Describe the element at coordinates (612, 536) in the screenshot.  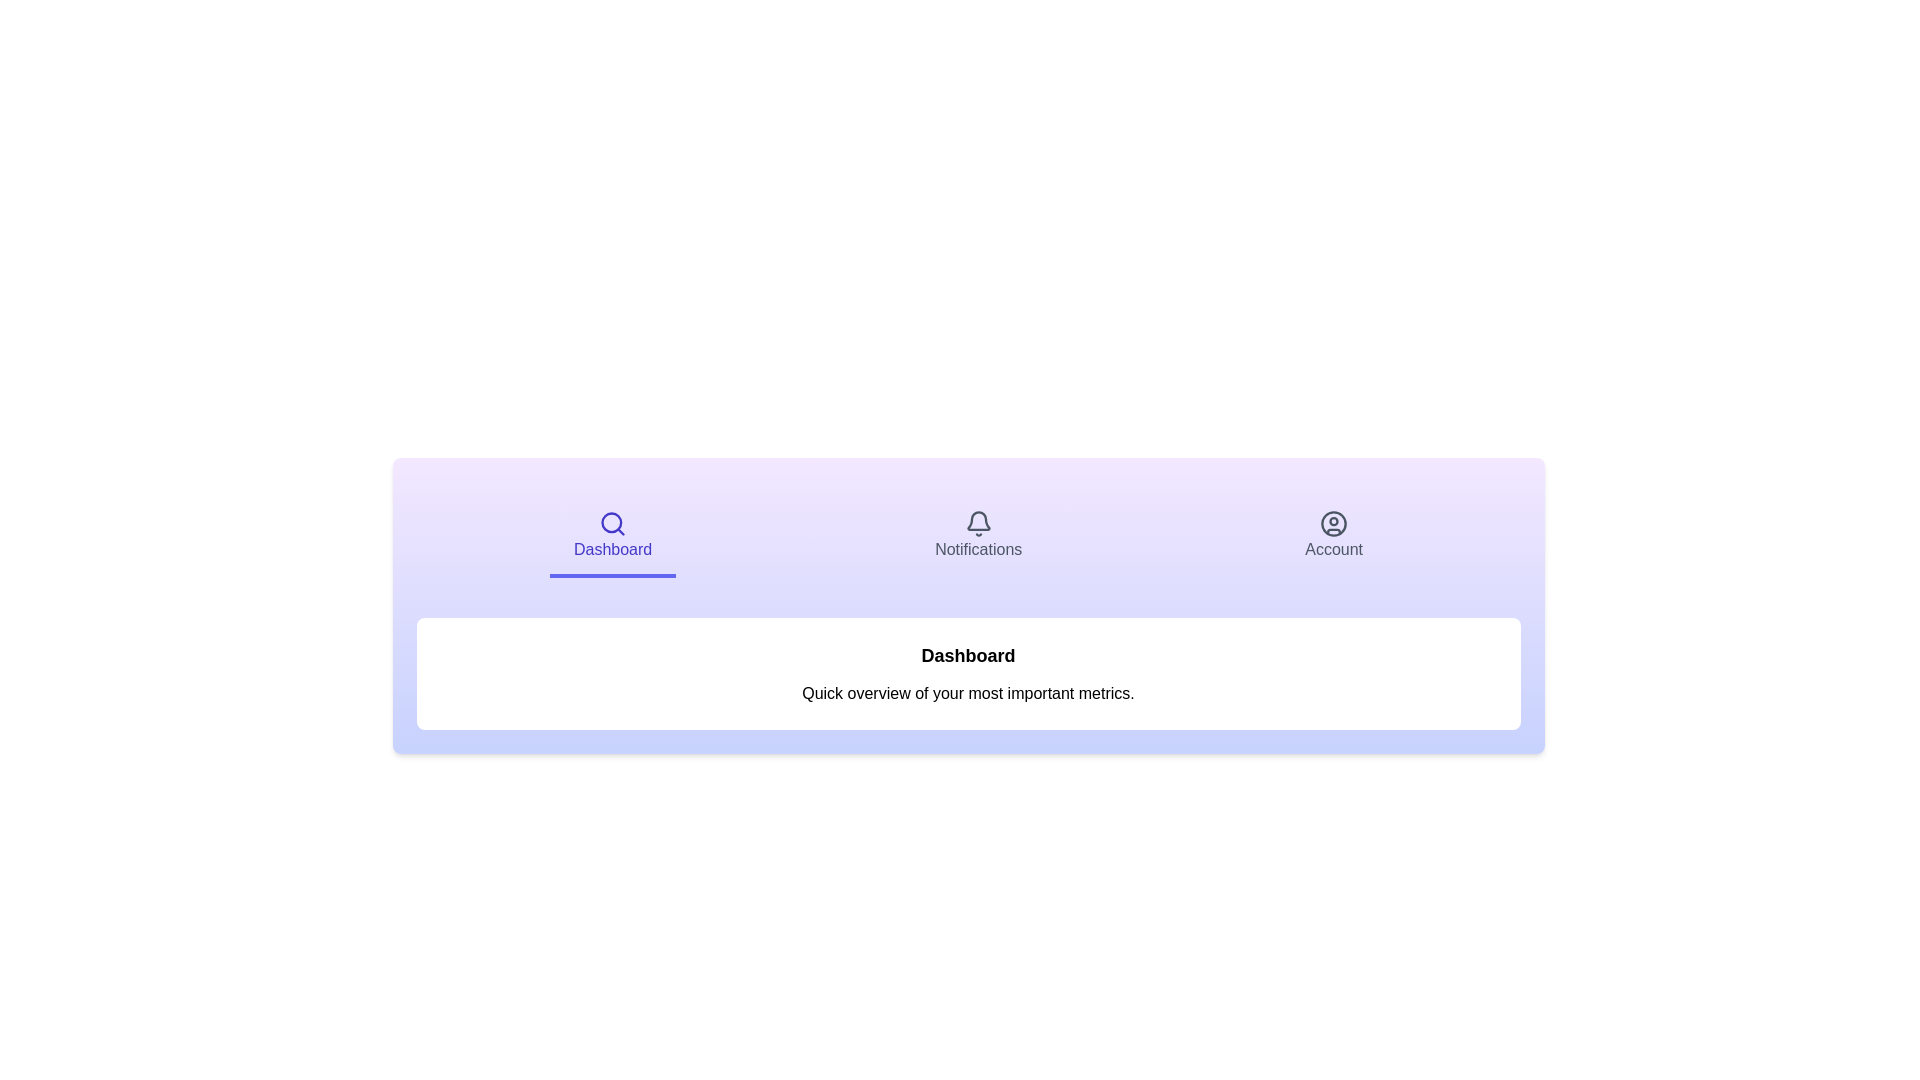
I see `the Dashboard tab by clicking on it` at that location.